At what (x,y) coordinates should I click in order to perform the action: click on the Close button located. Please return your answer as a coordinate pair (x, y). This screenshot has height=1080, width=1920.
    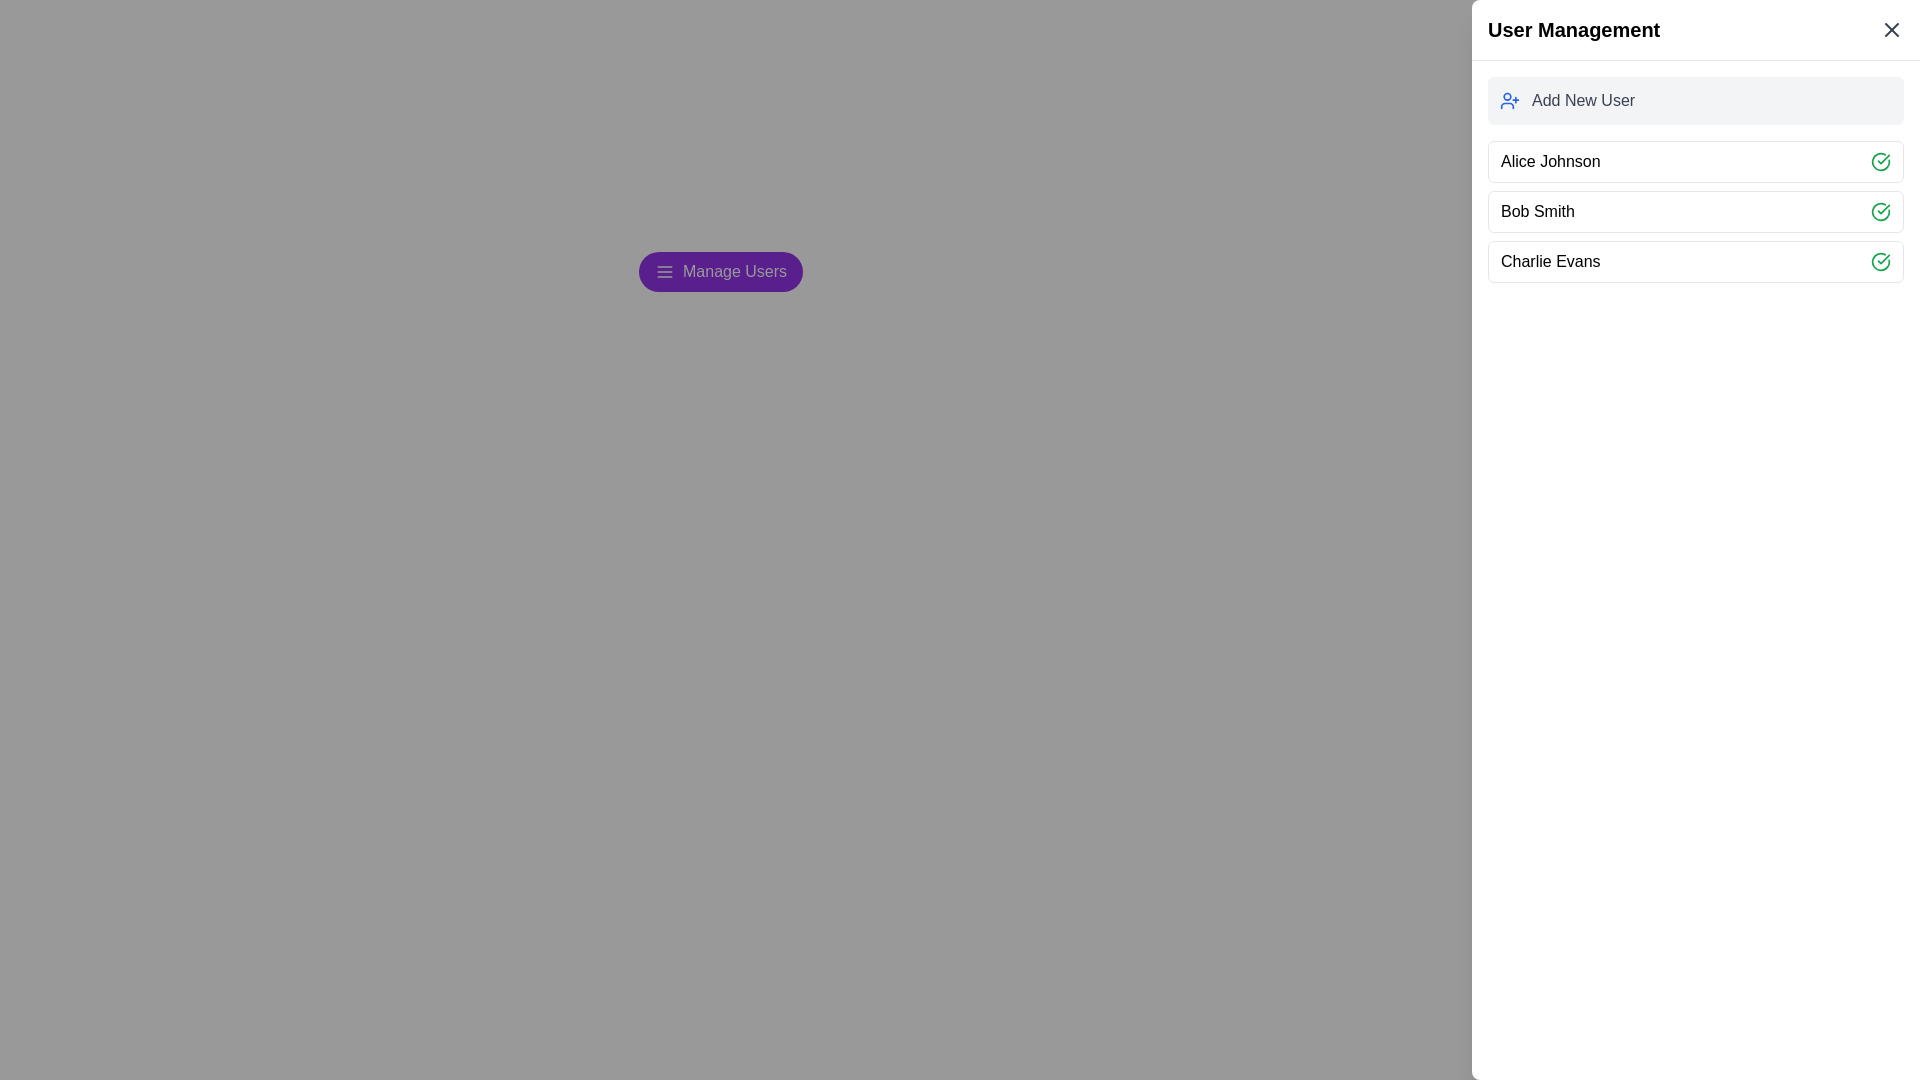
    Looking at the image, I should click on (1890, 30).